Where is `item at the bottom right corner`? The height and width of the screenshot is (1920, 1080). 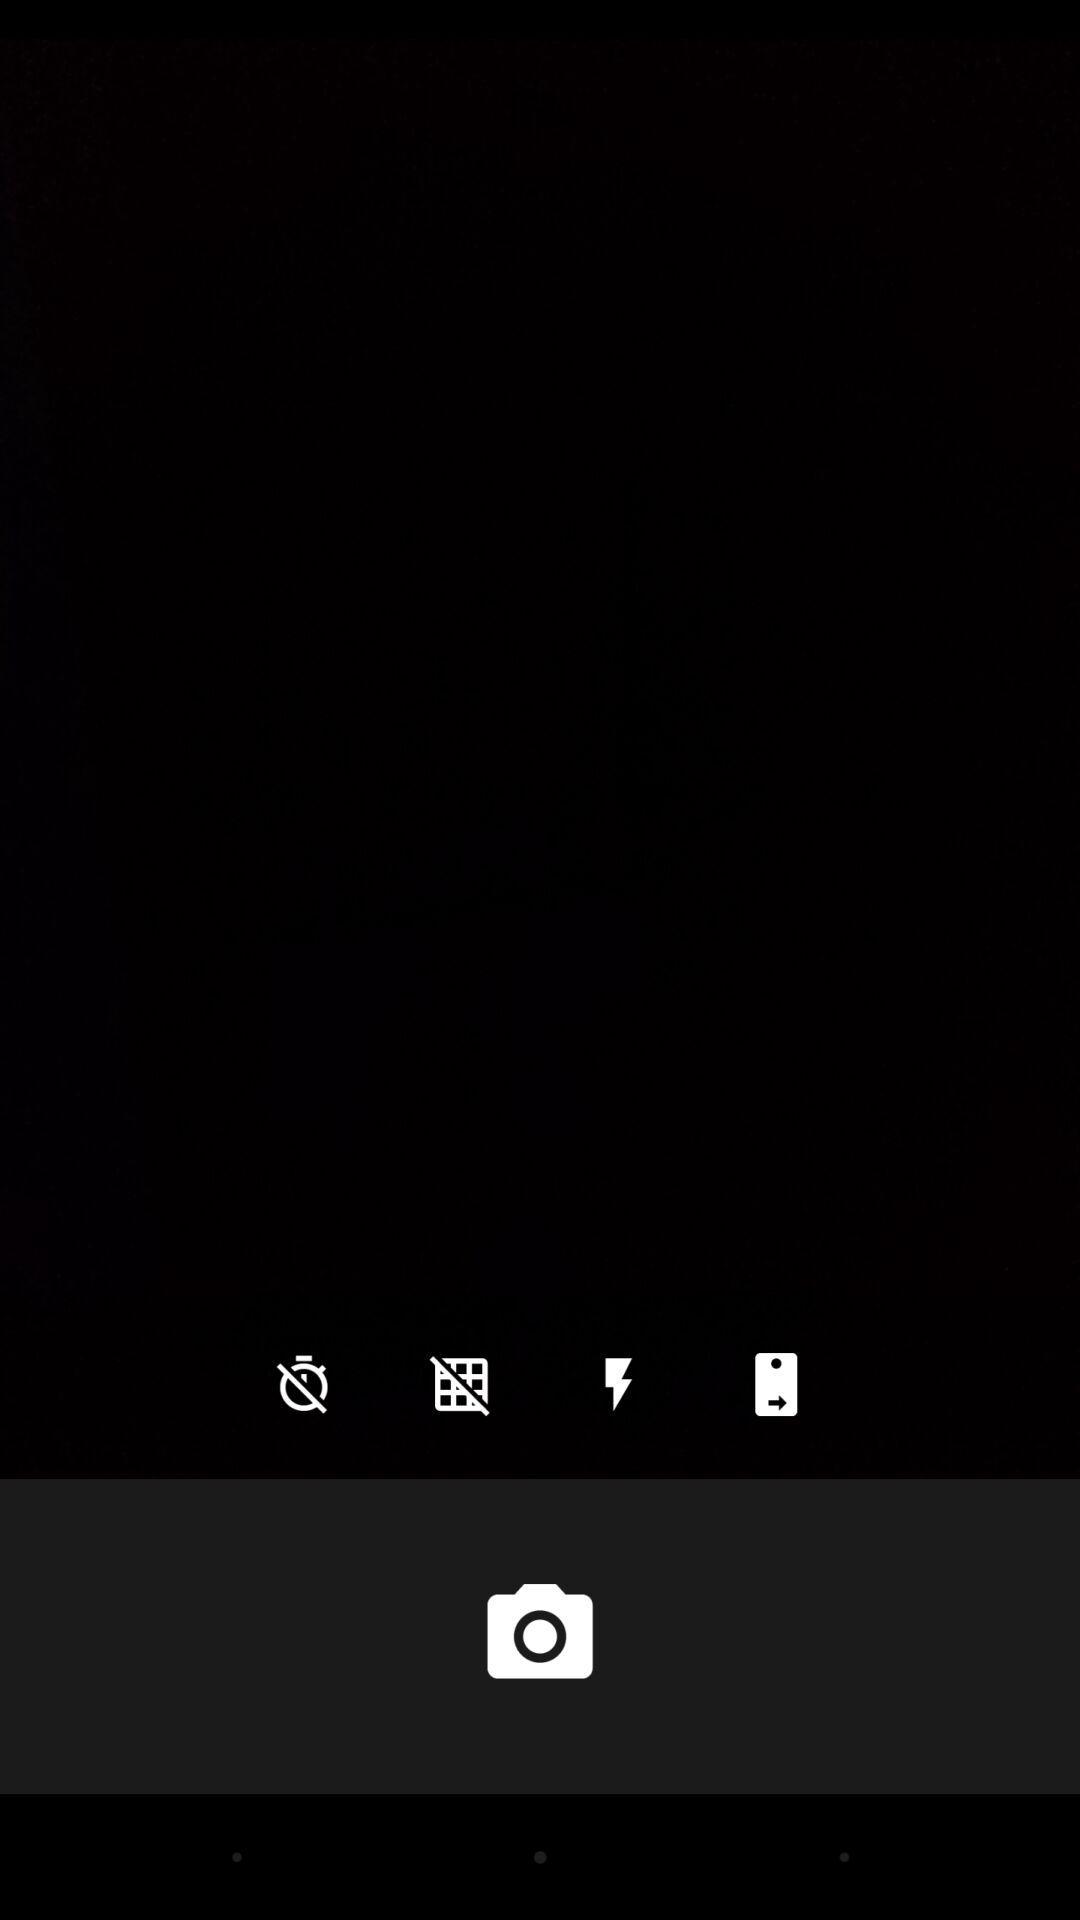
item at the bottom right corner is located at coordinates (775, 1383).